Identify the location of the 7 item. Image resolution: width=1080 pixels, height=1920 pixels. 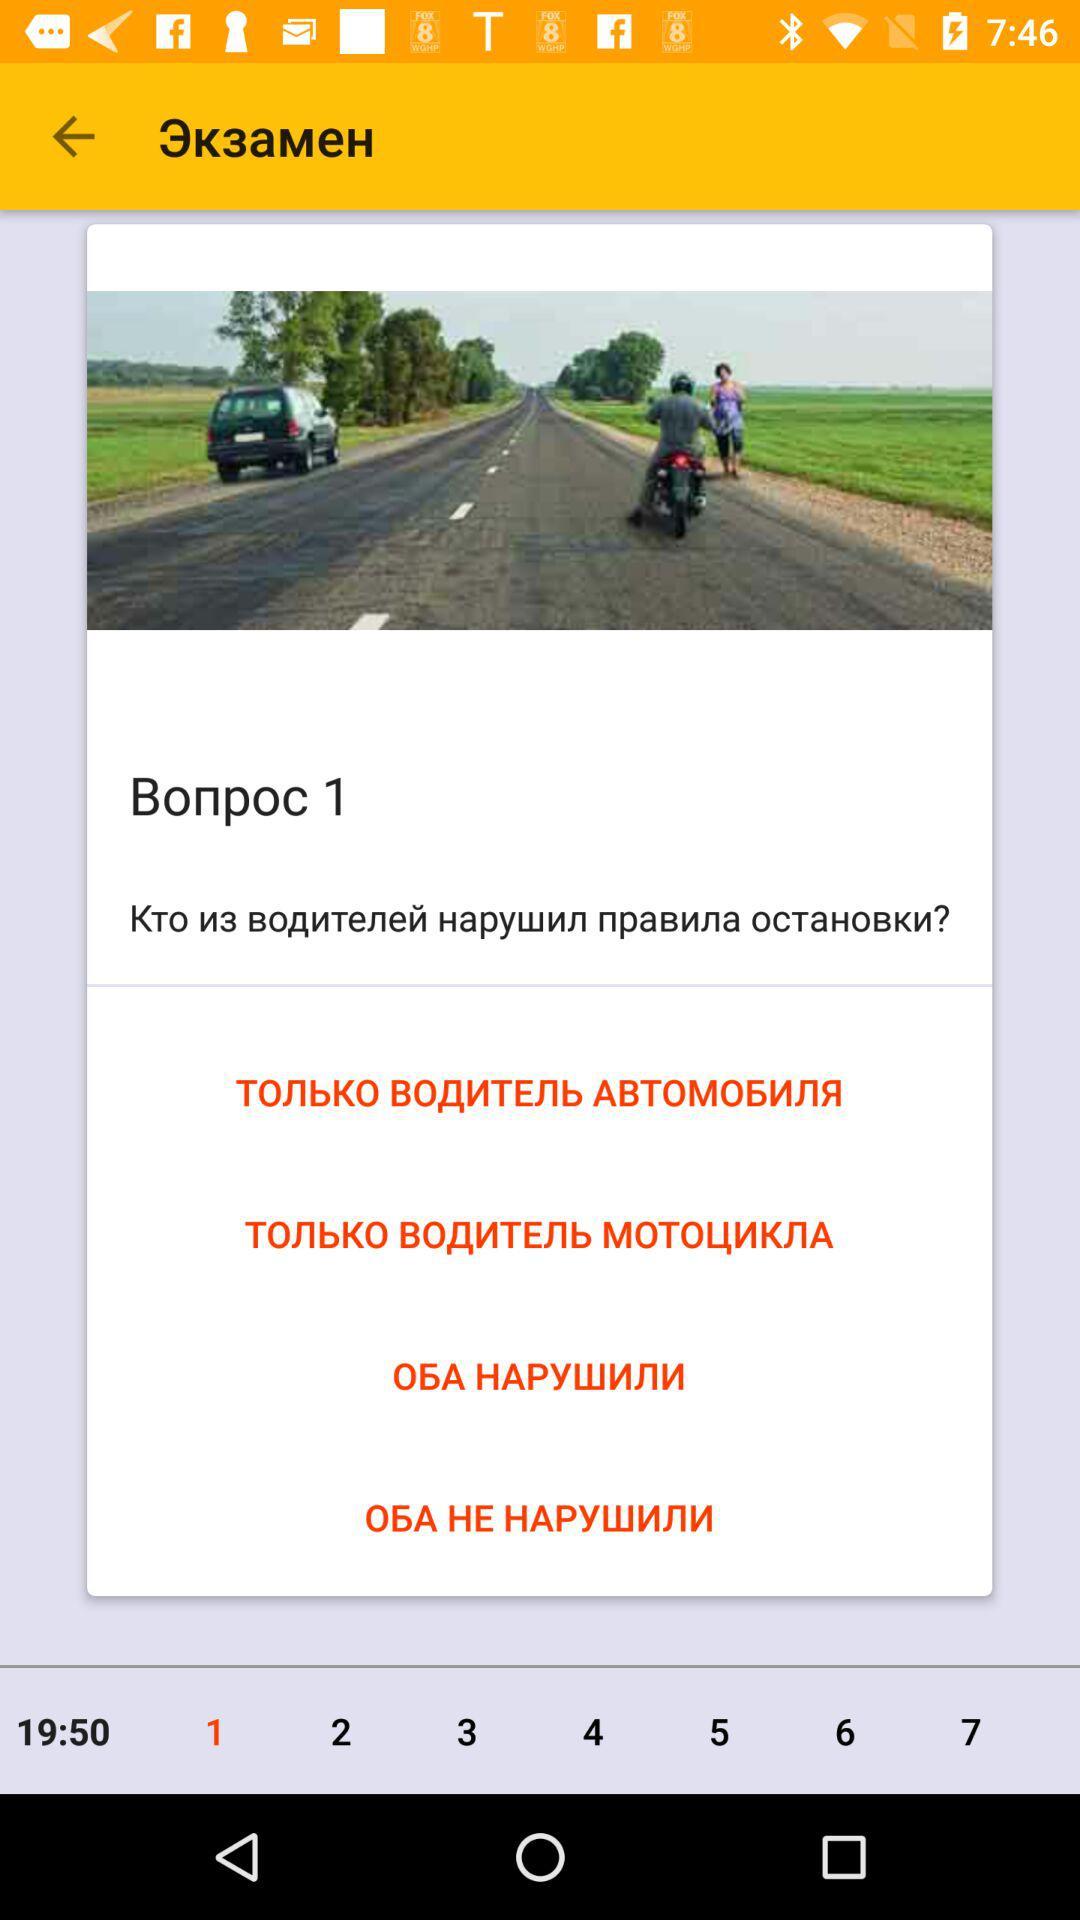
(970, 1730).